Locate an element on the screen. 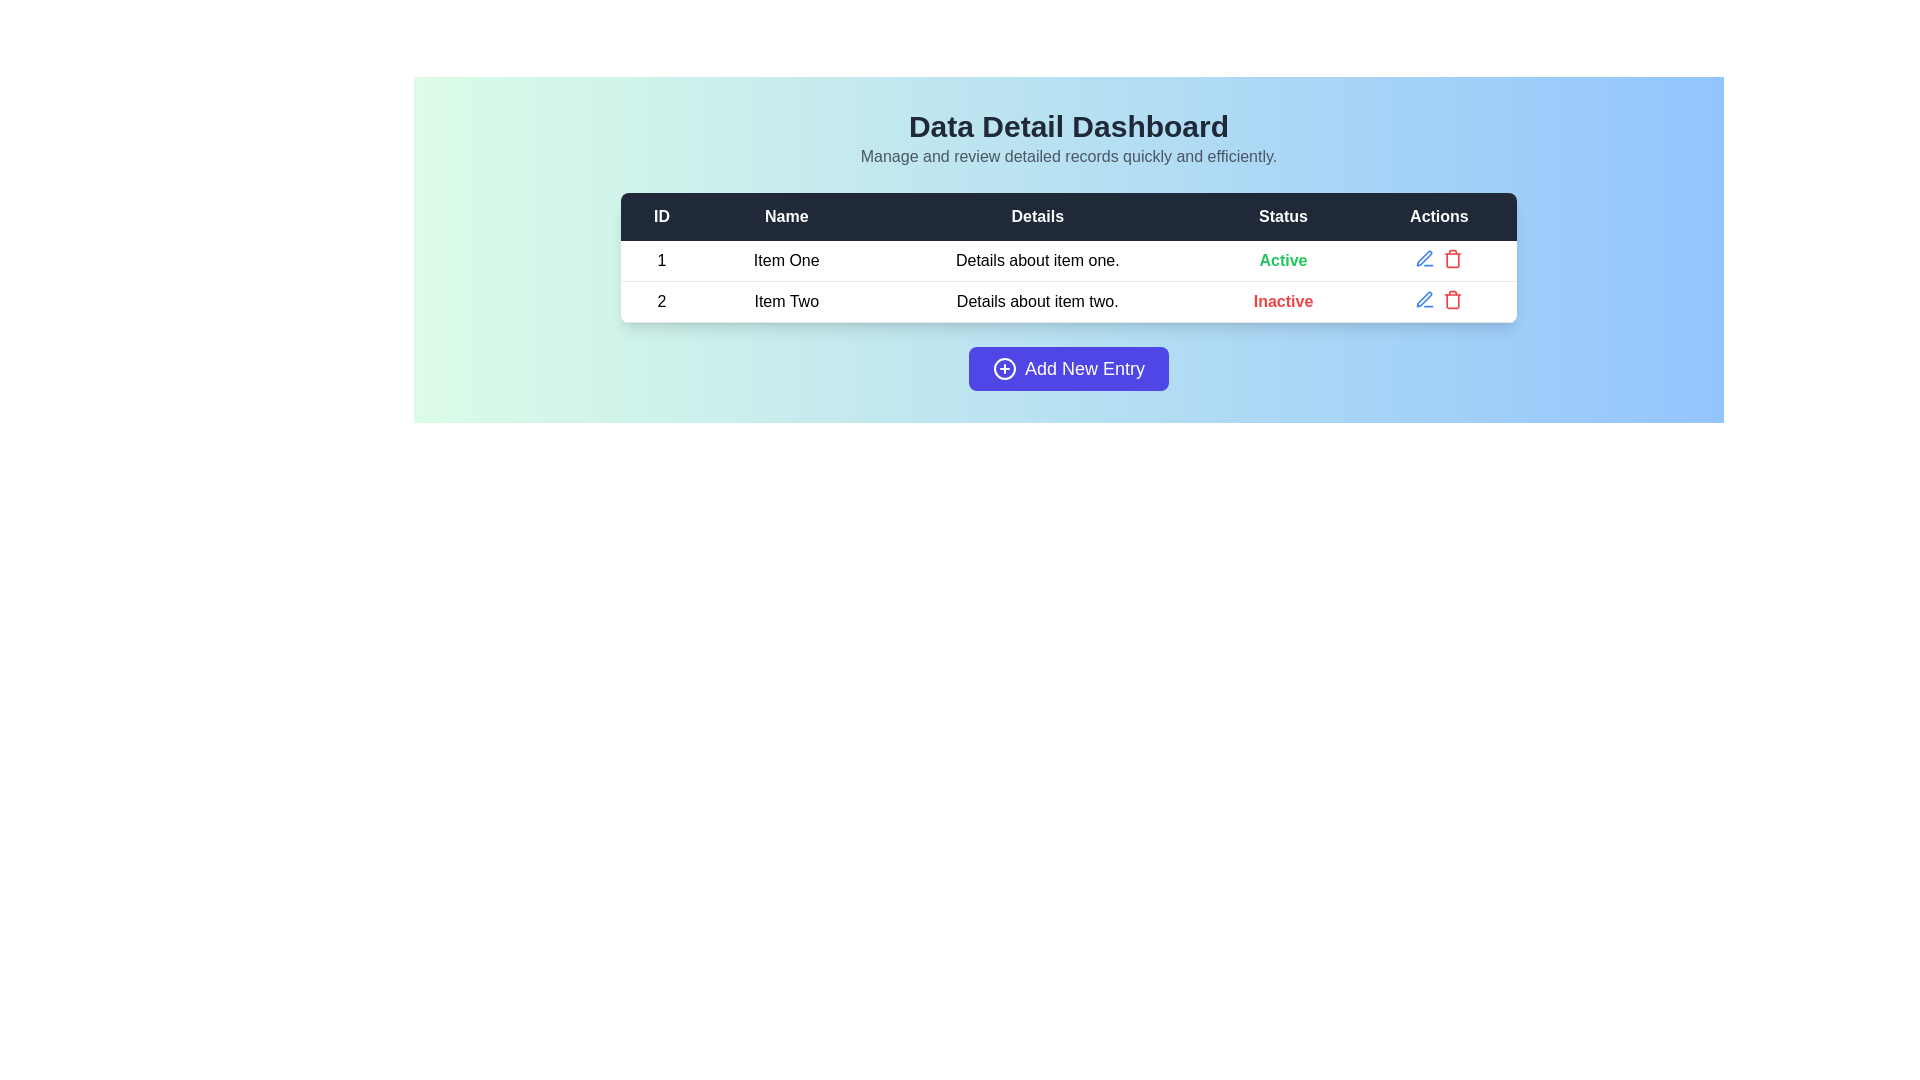 This screenshot has width=1920, height=1080. the edit icon button, represented by a stylized pen drawing, located in the second row of the Actions column corresponding to 'Item Two' is located at coordinates (1424, 299).